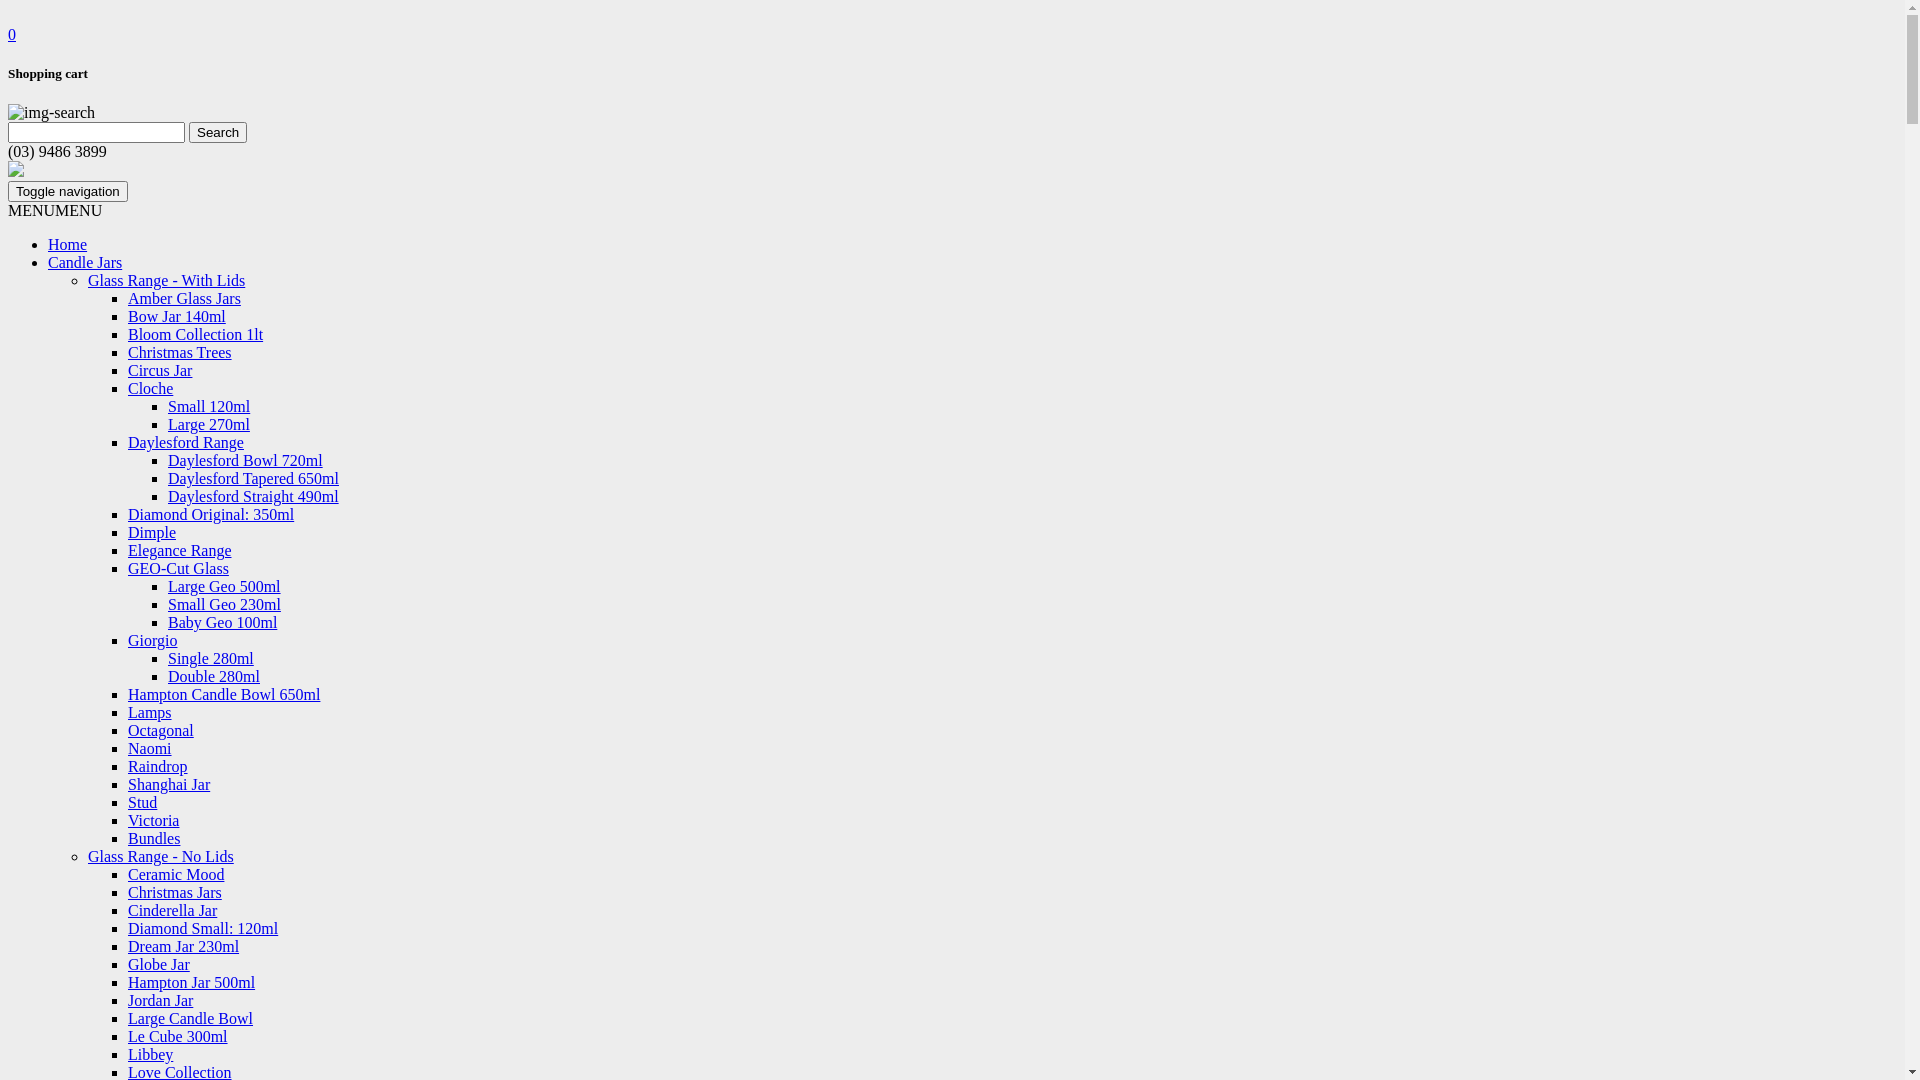  Describe the element at coordinates (12, 34) in the screenshot. I see `'0'` at that location.